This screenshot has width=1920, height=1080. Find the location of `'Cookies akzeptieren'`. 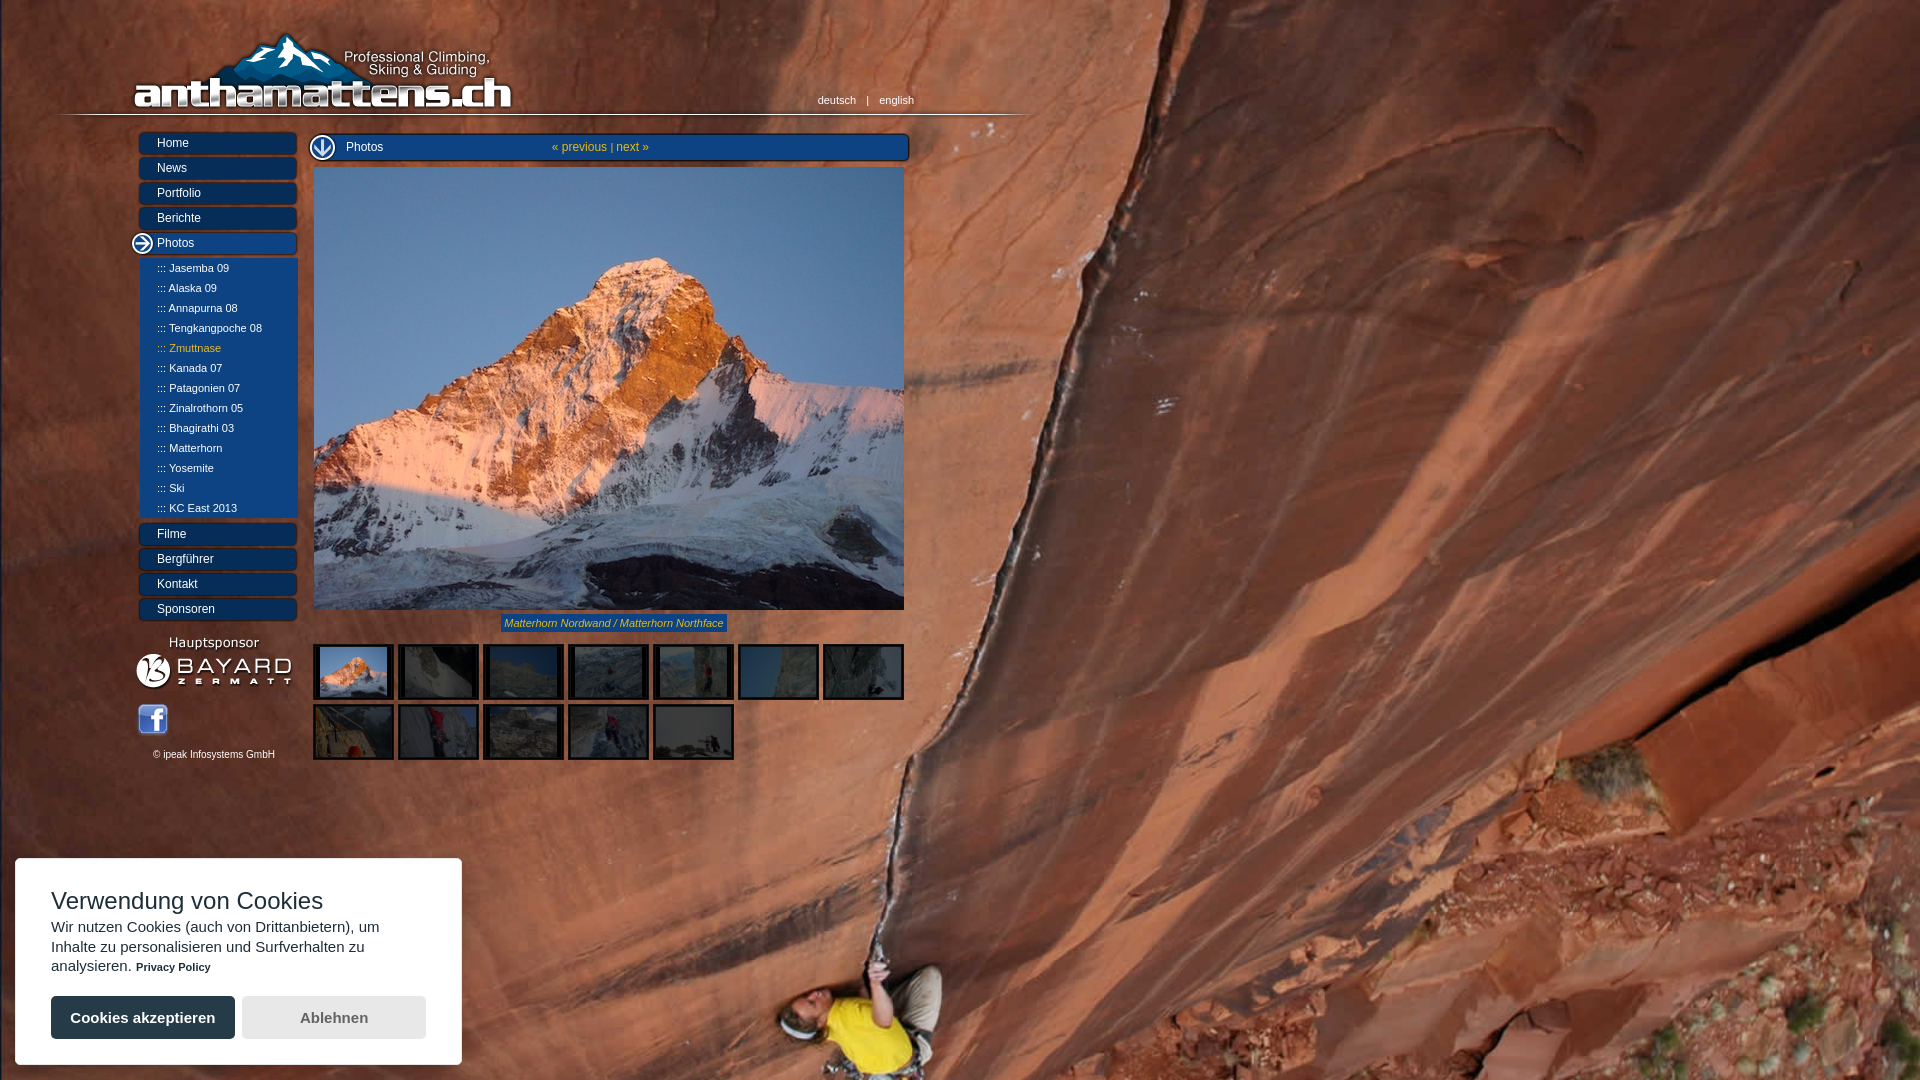

'Cookies akzeptieren' is located at coordinates (142, 1017).